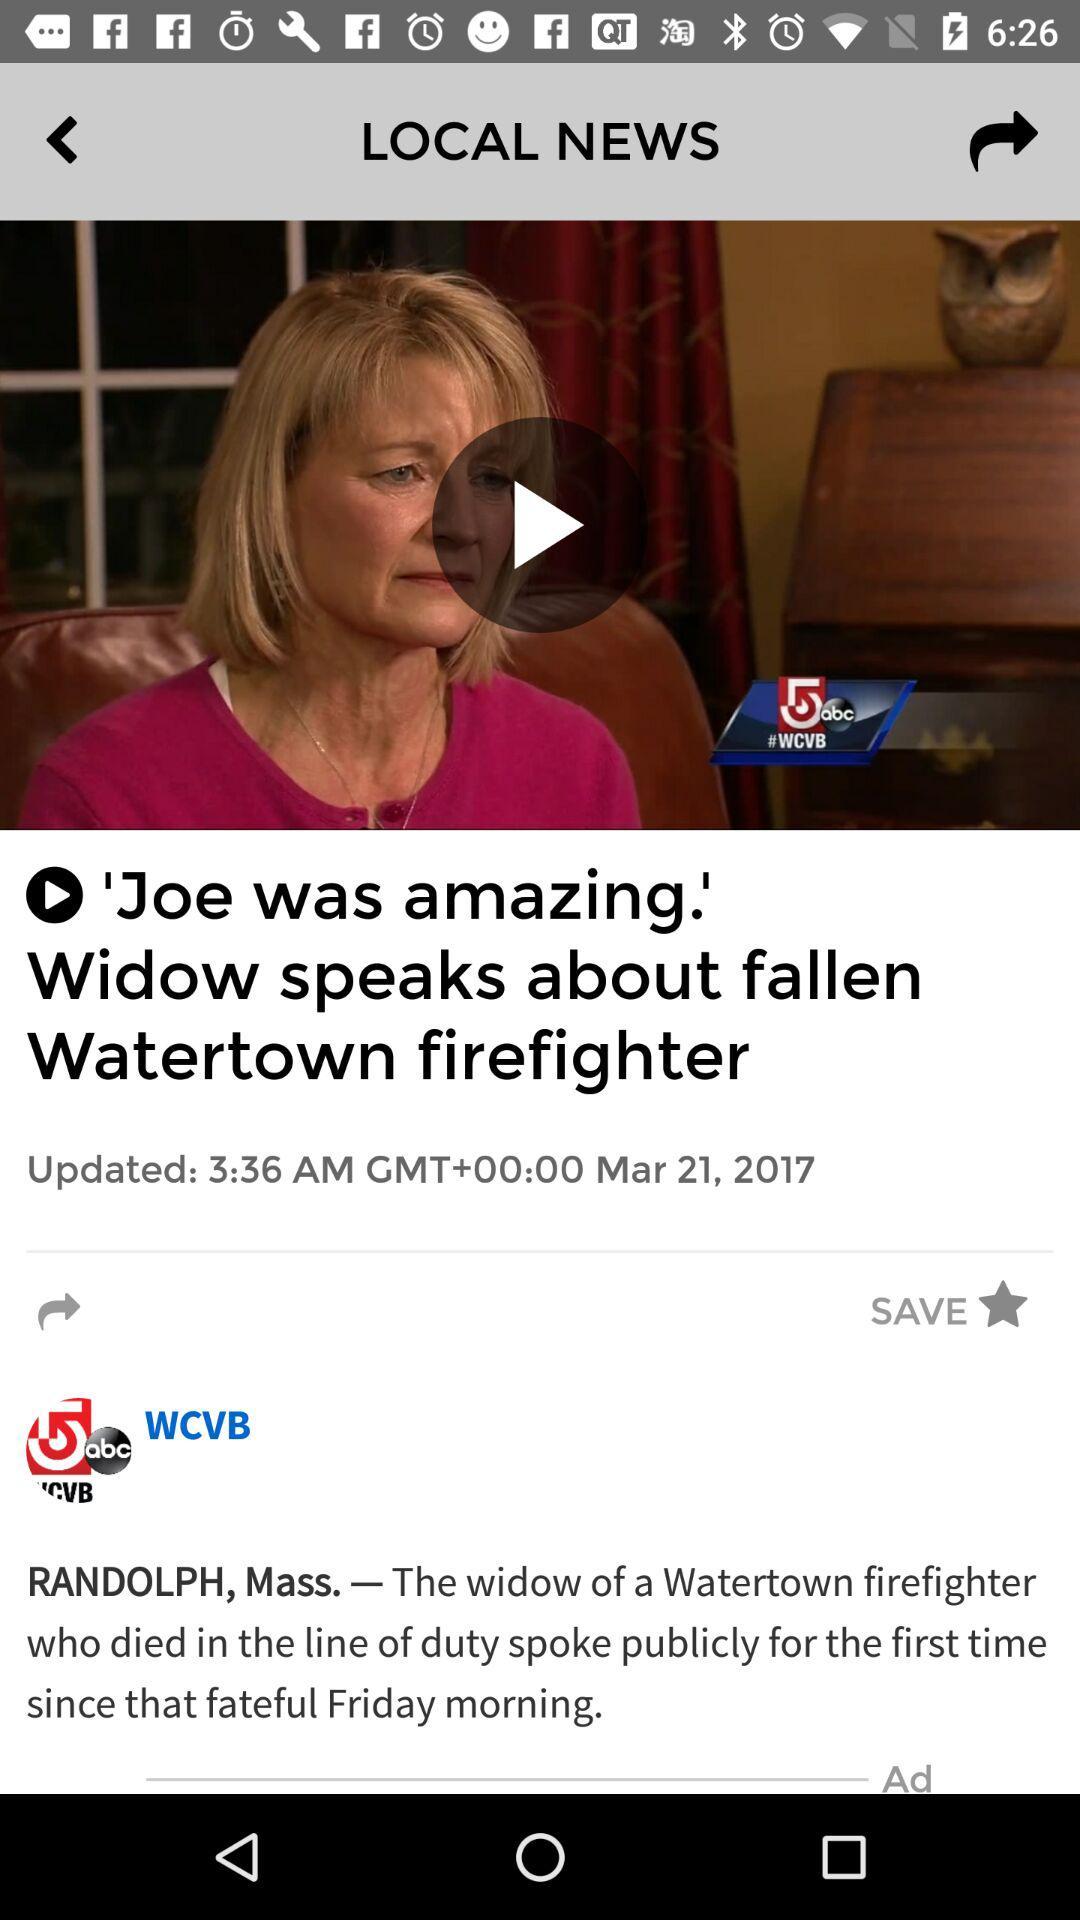 The image size is (1080, 1920). I want to click on the joe was amazing item, so click(540, 976).